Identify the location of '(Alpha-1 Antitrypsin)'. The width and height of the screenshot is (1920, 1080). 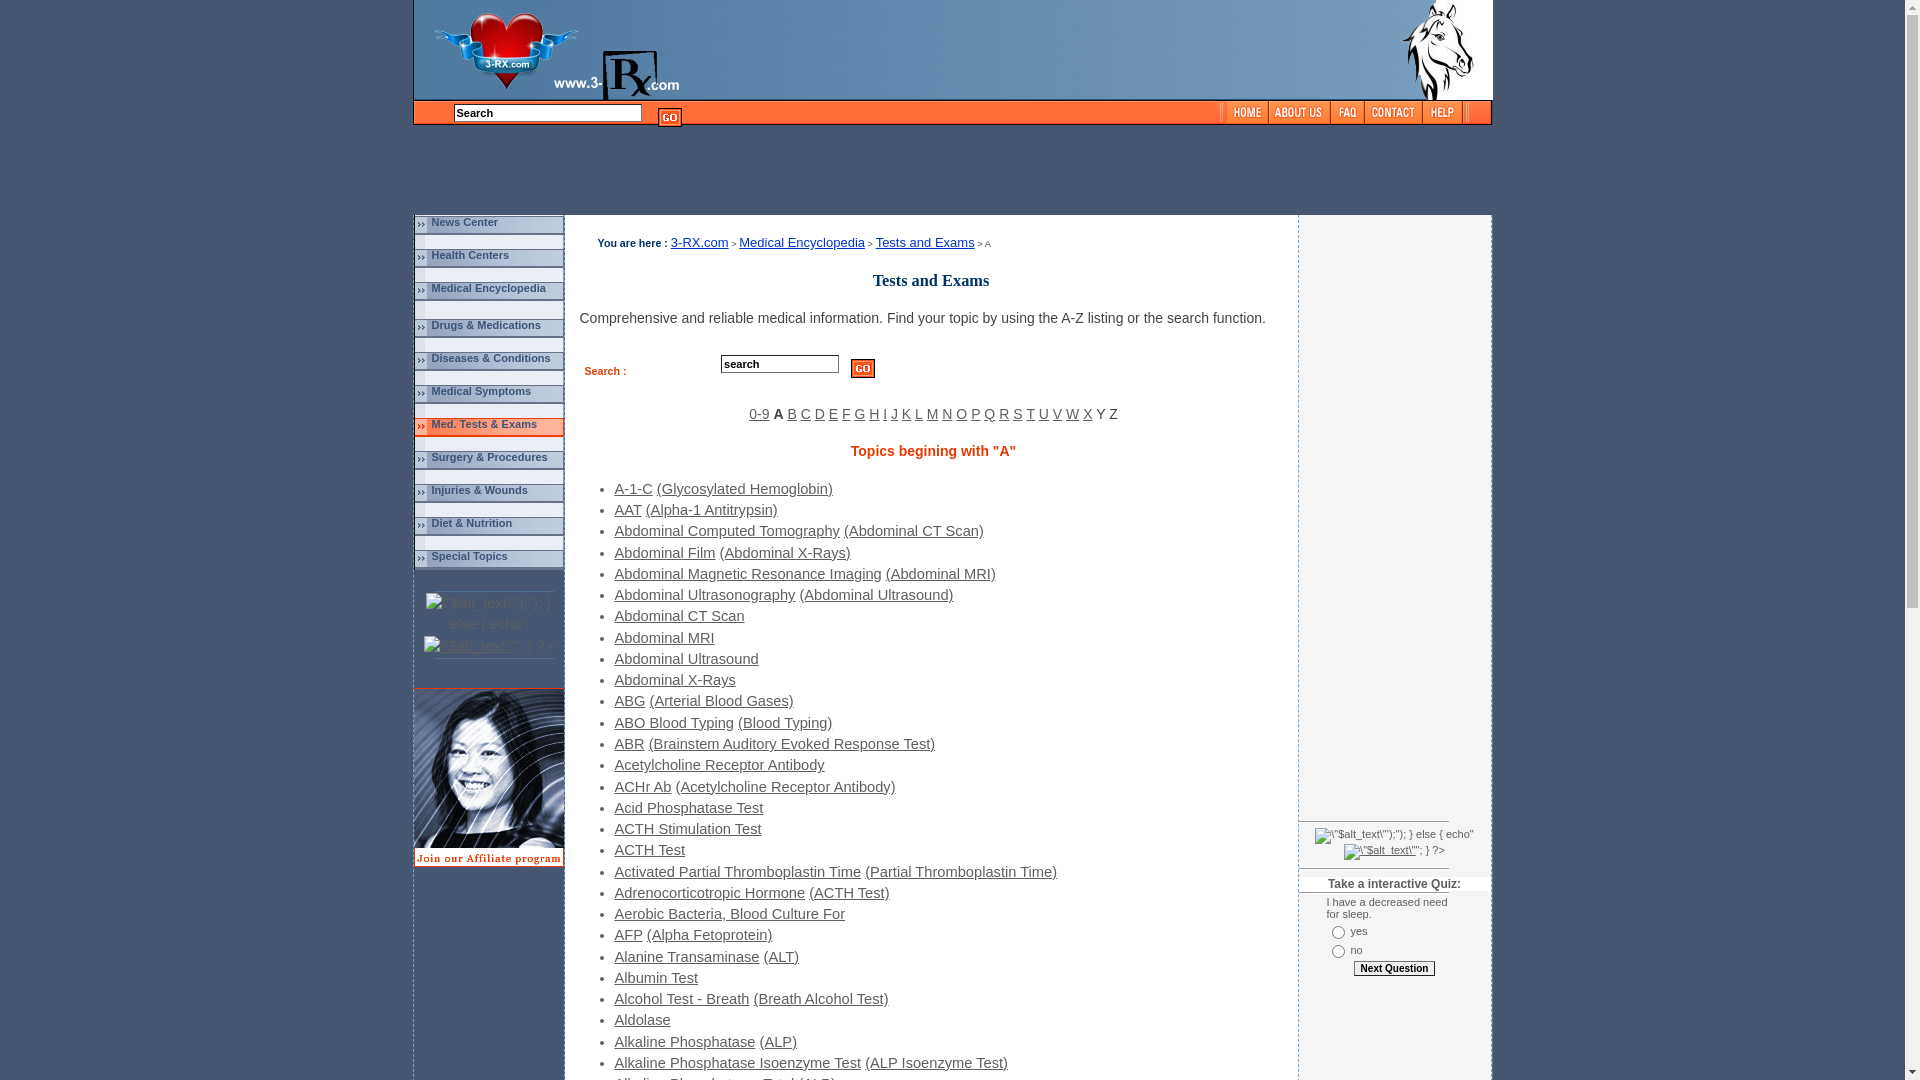
(711, 508).